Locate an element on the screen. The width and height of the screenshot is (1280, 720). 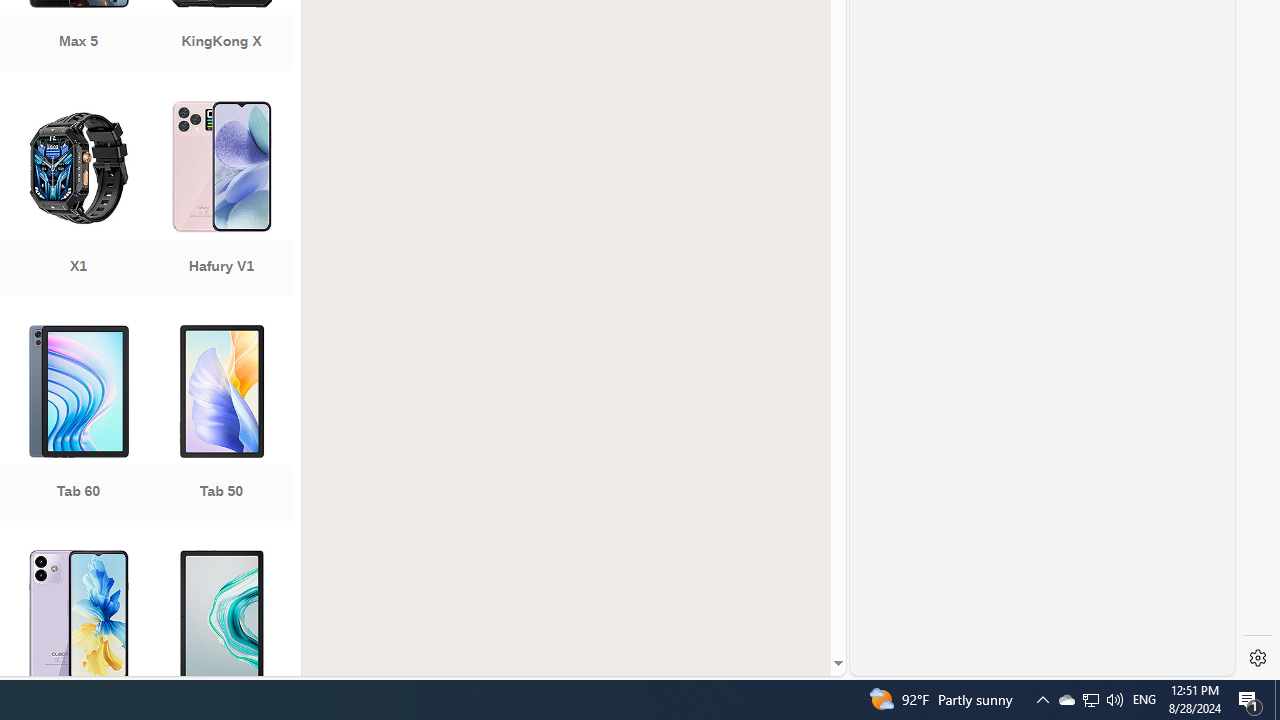
'Hafury V1' is located at coordinates (221, 200).